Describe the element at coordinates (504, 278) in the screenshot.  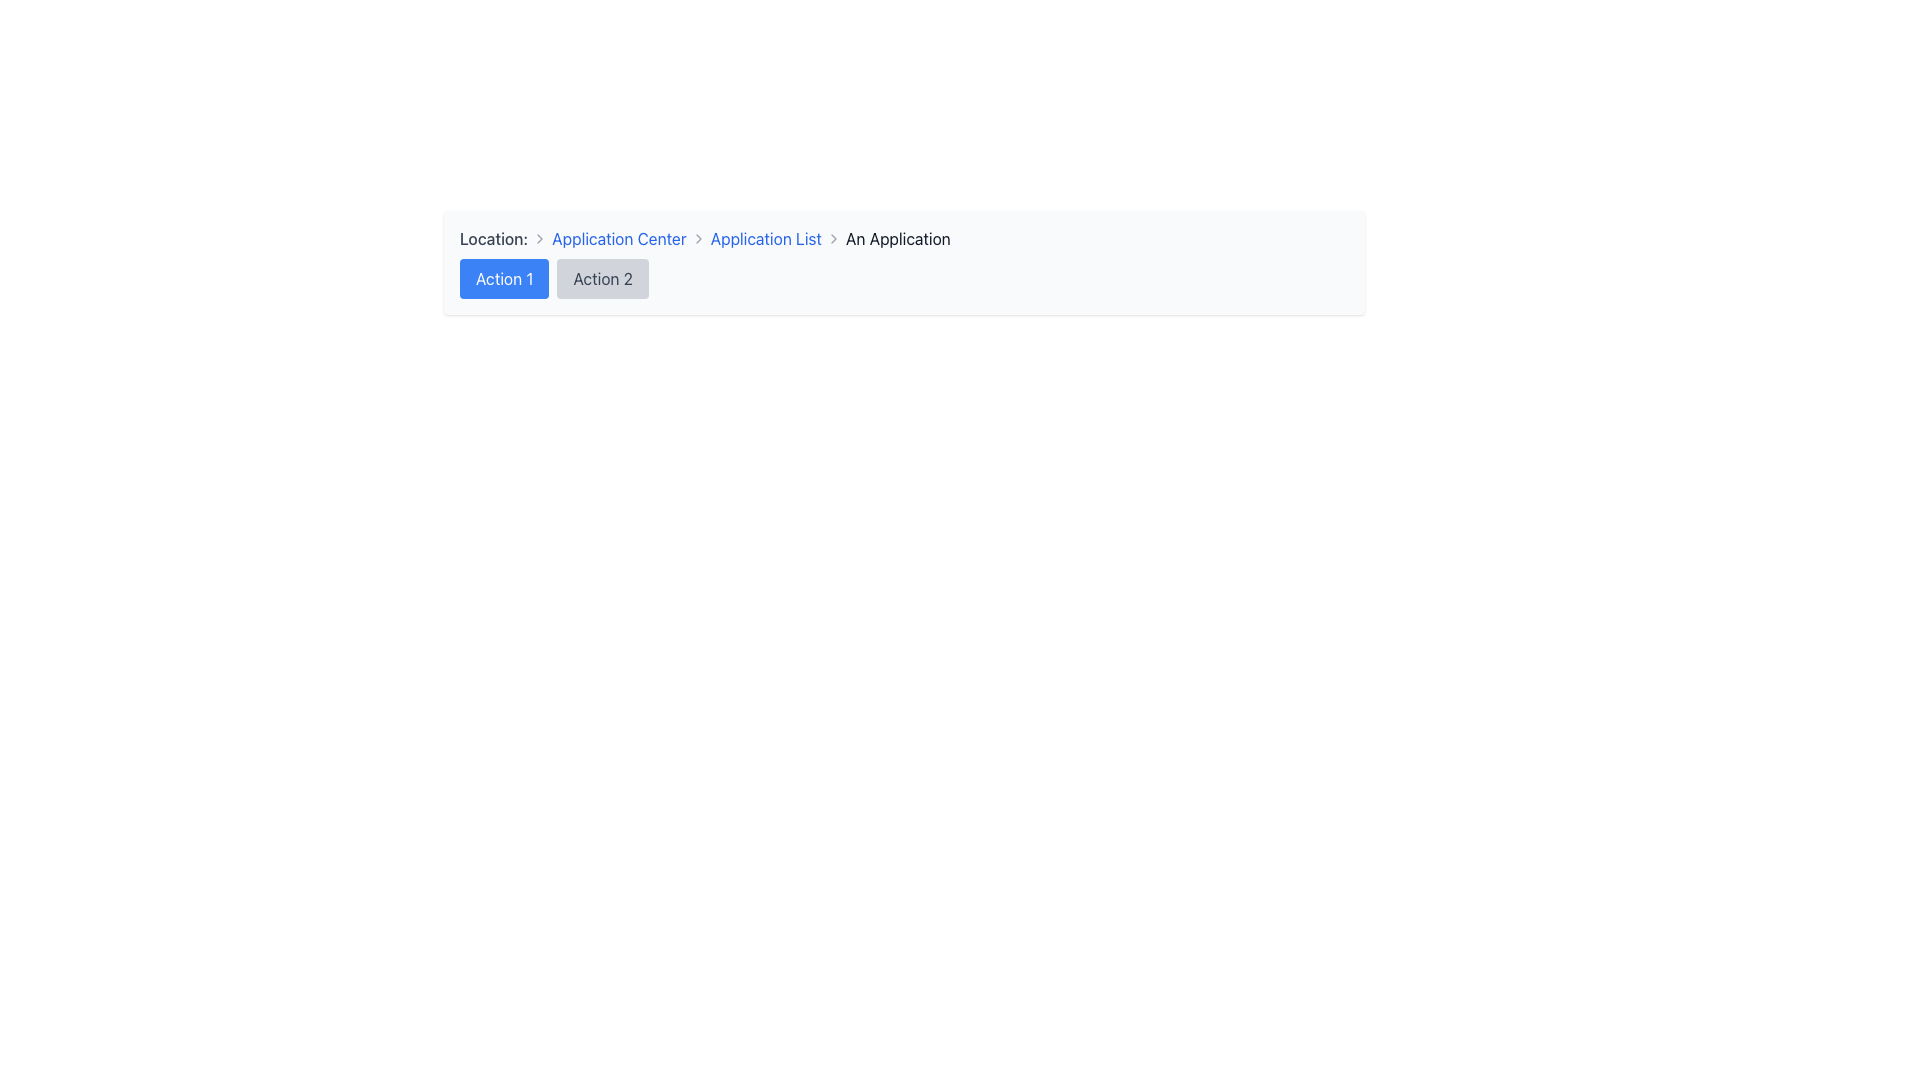
I see `the button located to the left of the 'Action 2' button to change its appearance` at that location.